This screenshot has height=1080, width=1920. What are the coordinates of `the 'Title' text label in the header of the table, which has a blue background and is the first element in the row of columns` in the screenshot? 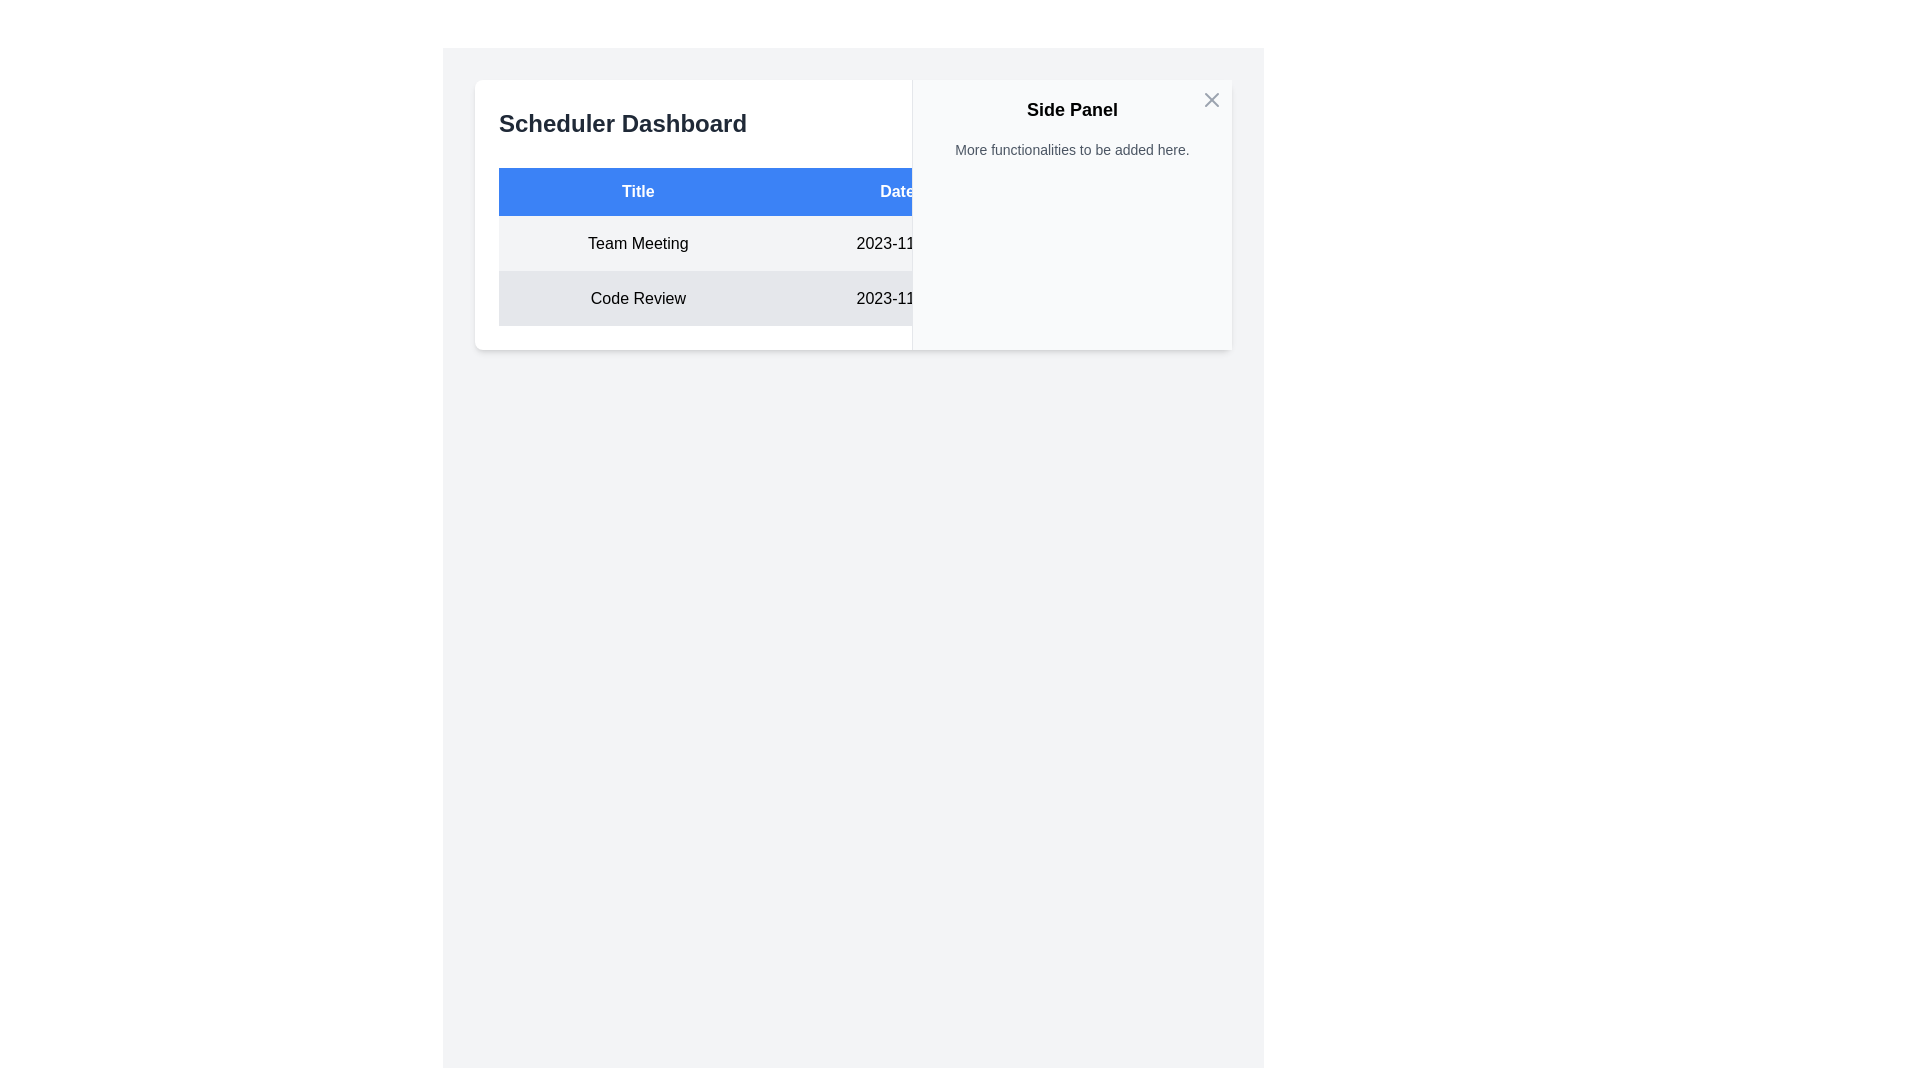 It's located at (637, 192).